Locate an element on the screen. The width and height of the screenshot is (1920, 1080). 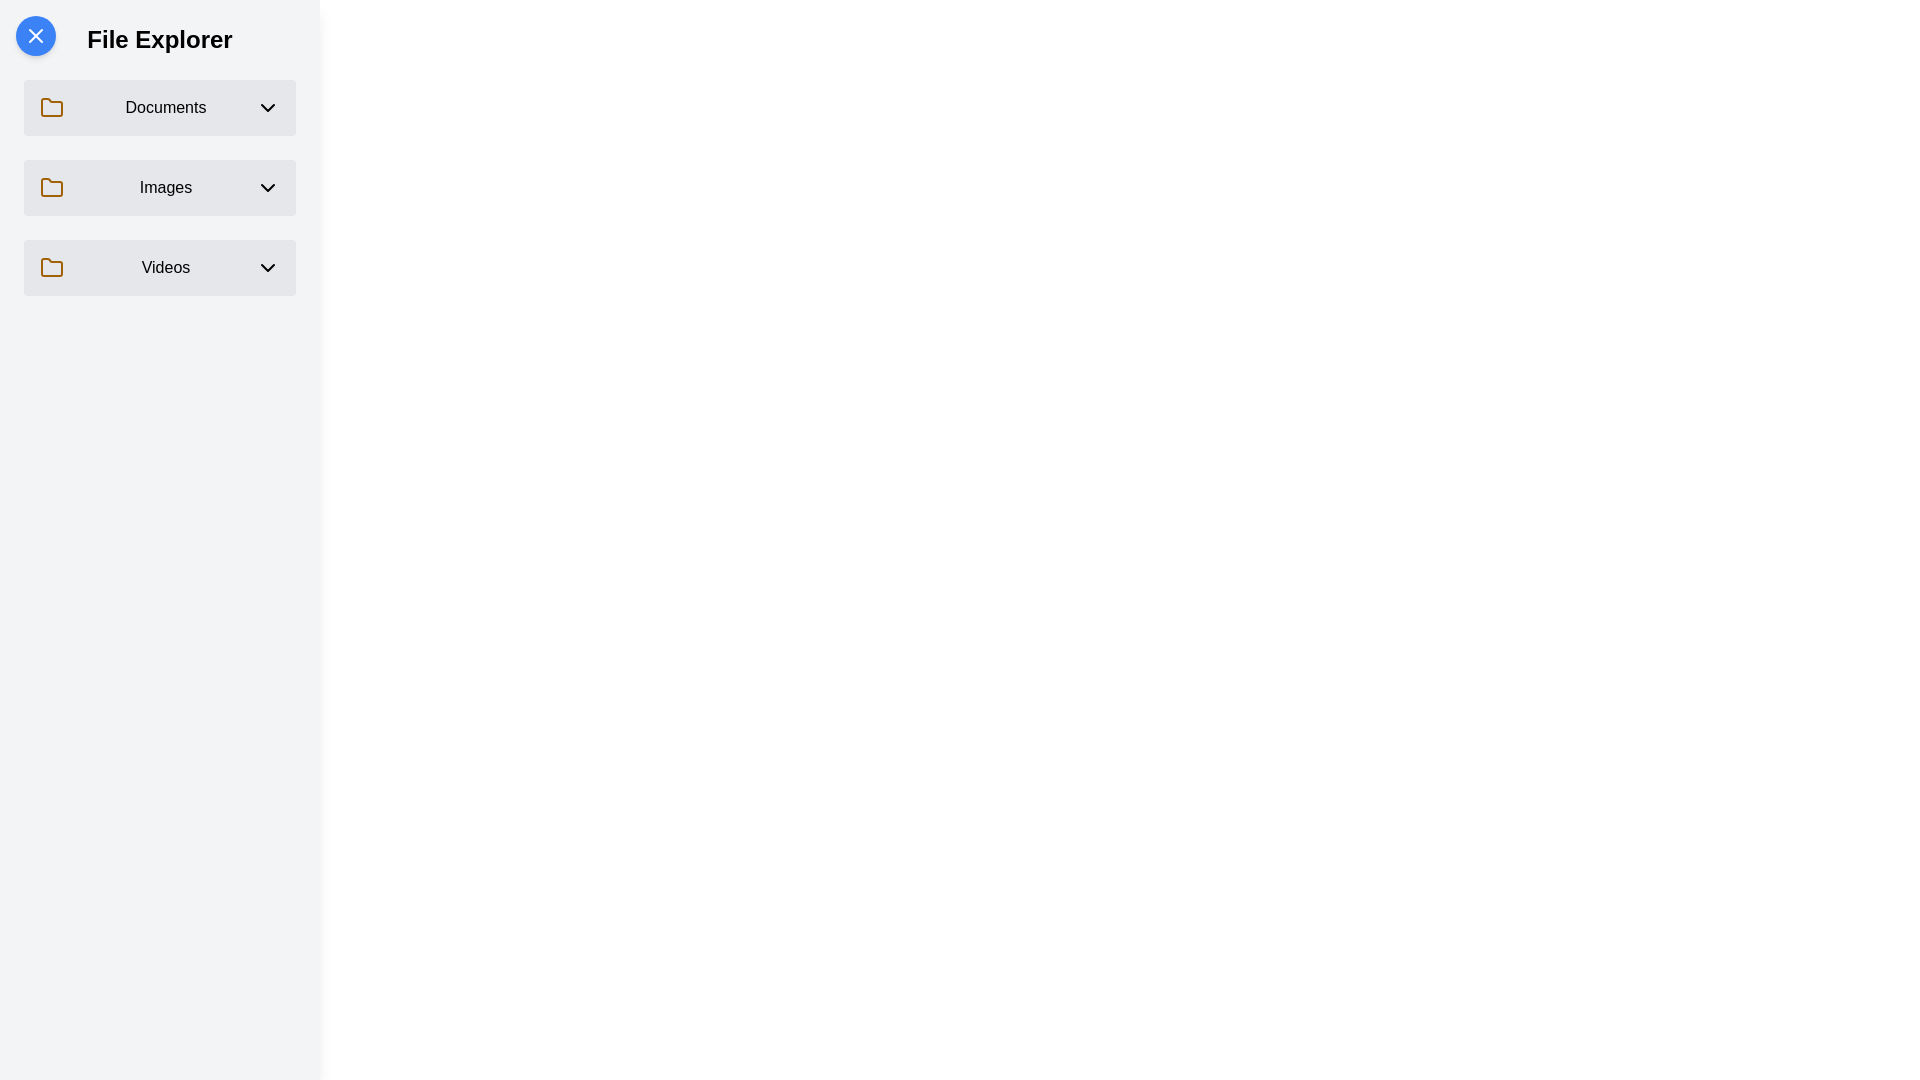
the circular blue button with a white 'X' icon, located in the top-left corner of the interface is located at coordinates (35, 35).